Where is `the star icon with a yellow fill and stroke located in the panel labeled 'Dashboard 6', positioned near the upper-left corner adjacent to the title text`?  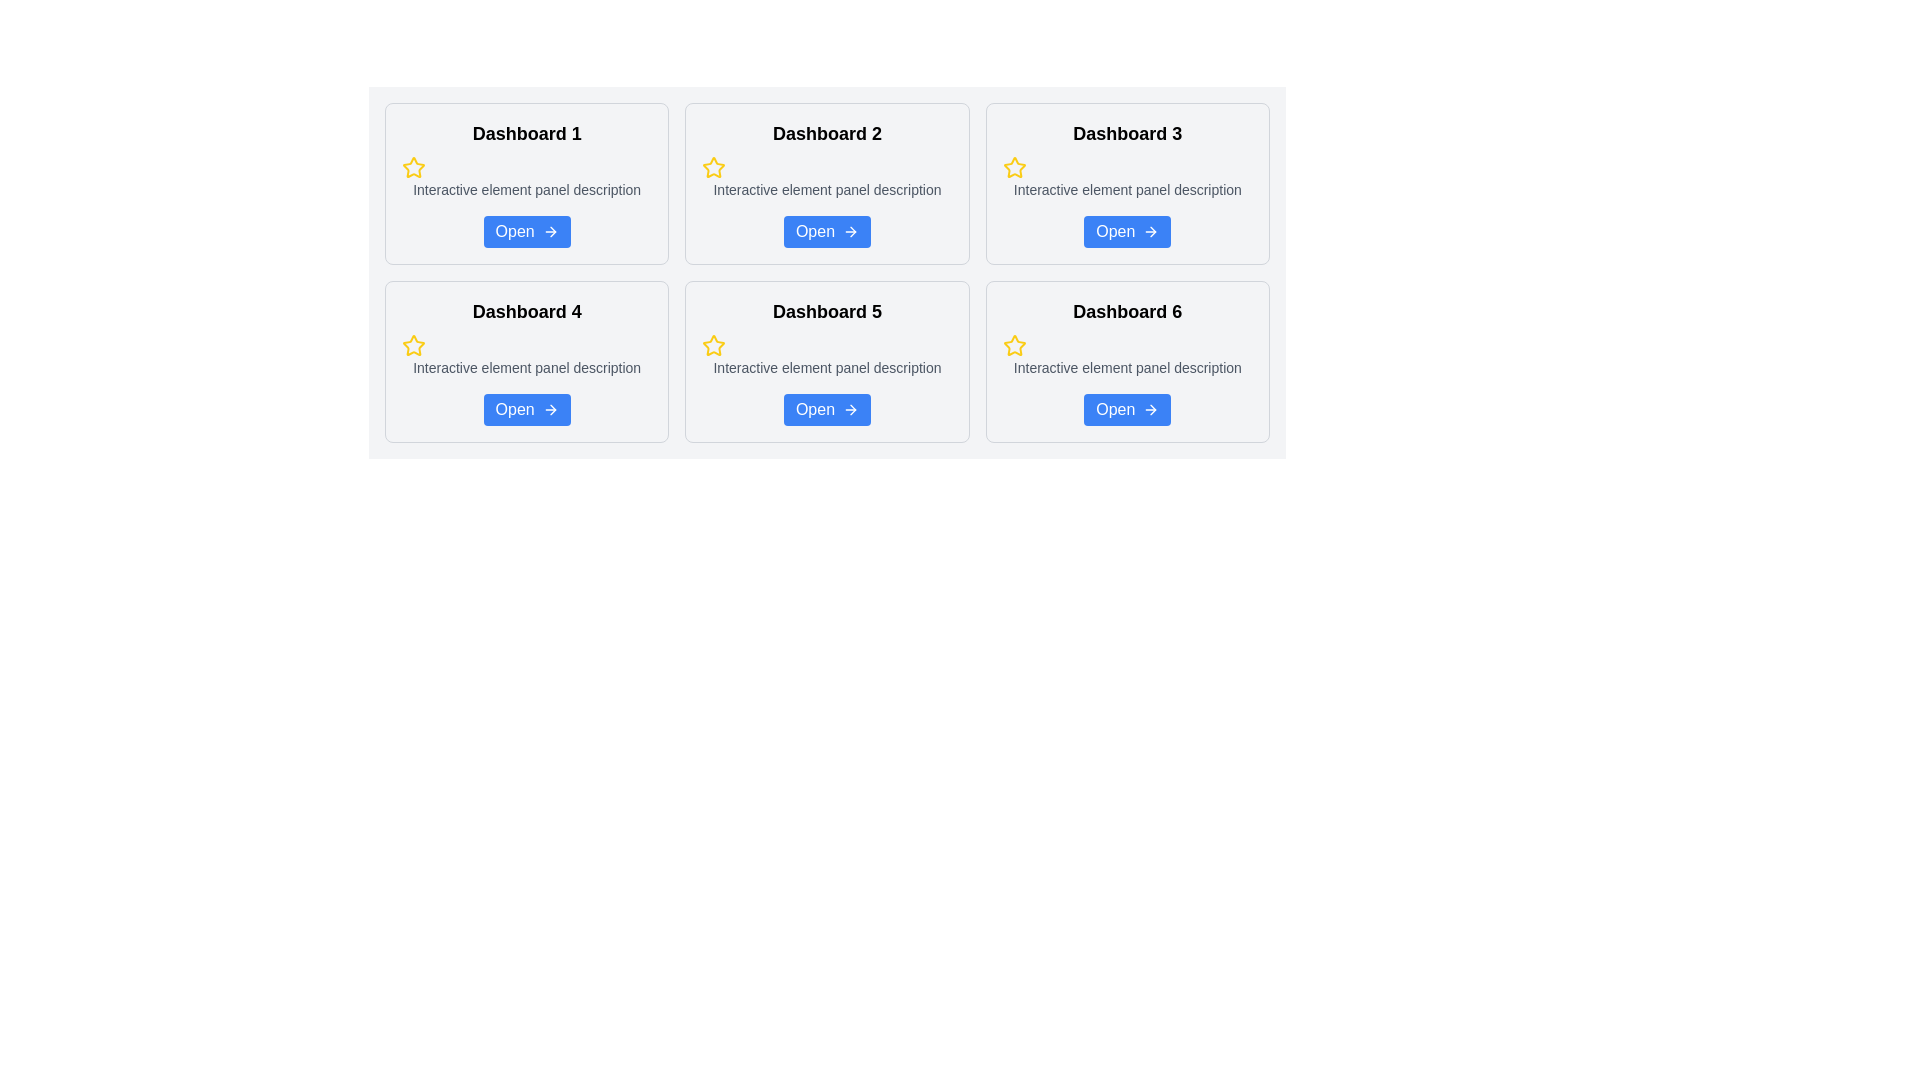 the star icon with a yellow fill and stroke located in the panel labeled 'Dashboard 6', positioned near the upper-left corner adjacent to the title text is located at coordinates (1014, 345).